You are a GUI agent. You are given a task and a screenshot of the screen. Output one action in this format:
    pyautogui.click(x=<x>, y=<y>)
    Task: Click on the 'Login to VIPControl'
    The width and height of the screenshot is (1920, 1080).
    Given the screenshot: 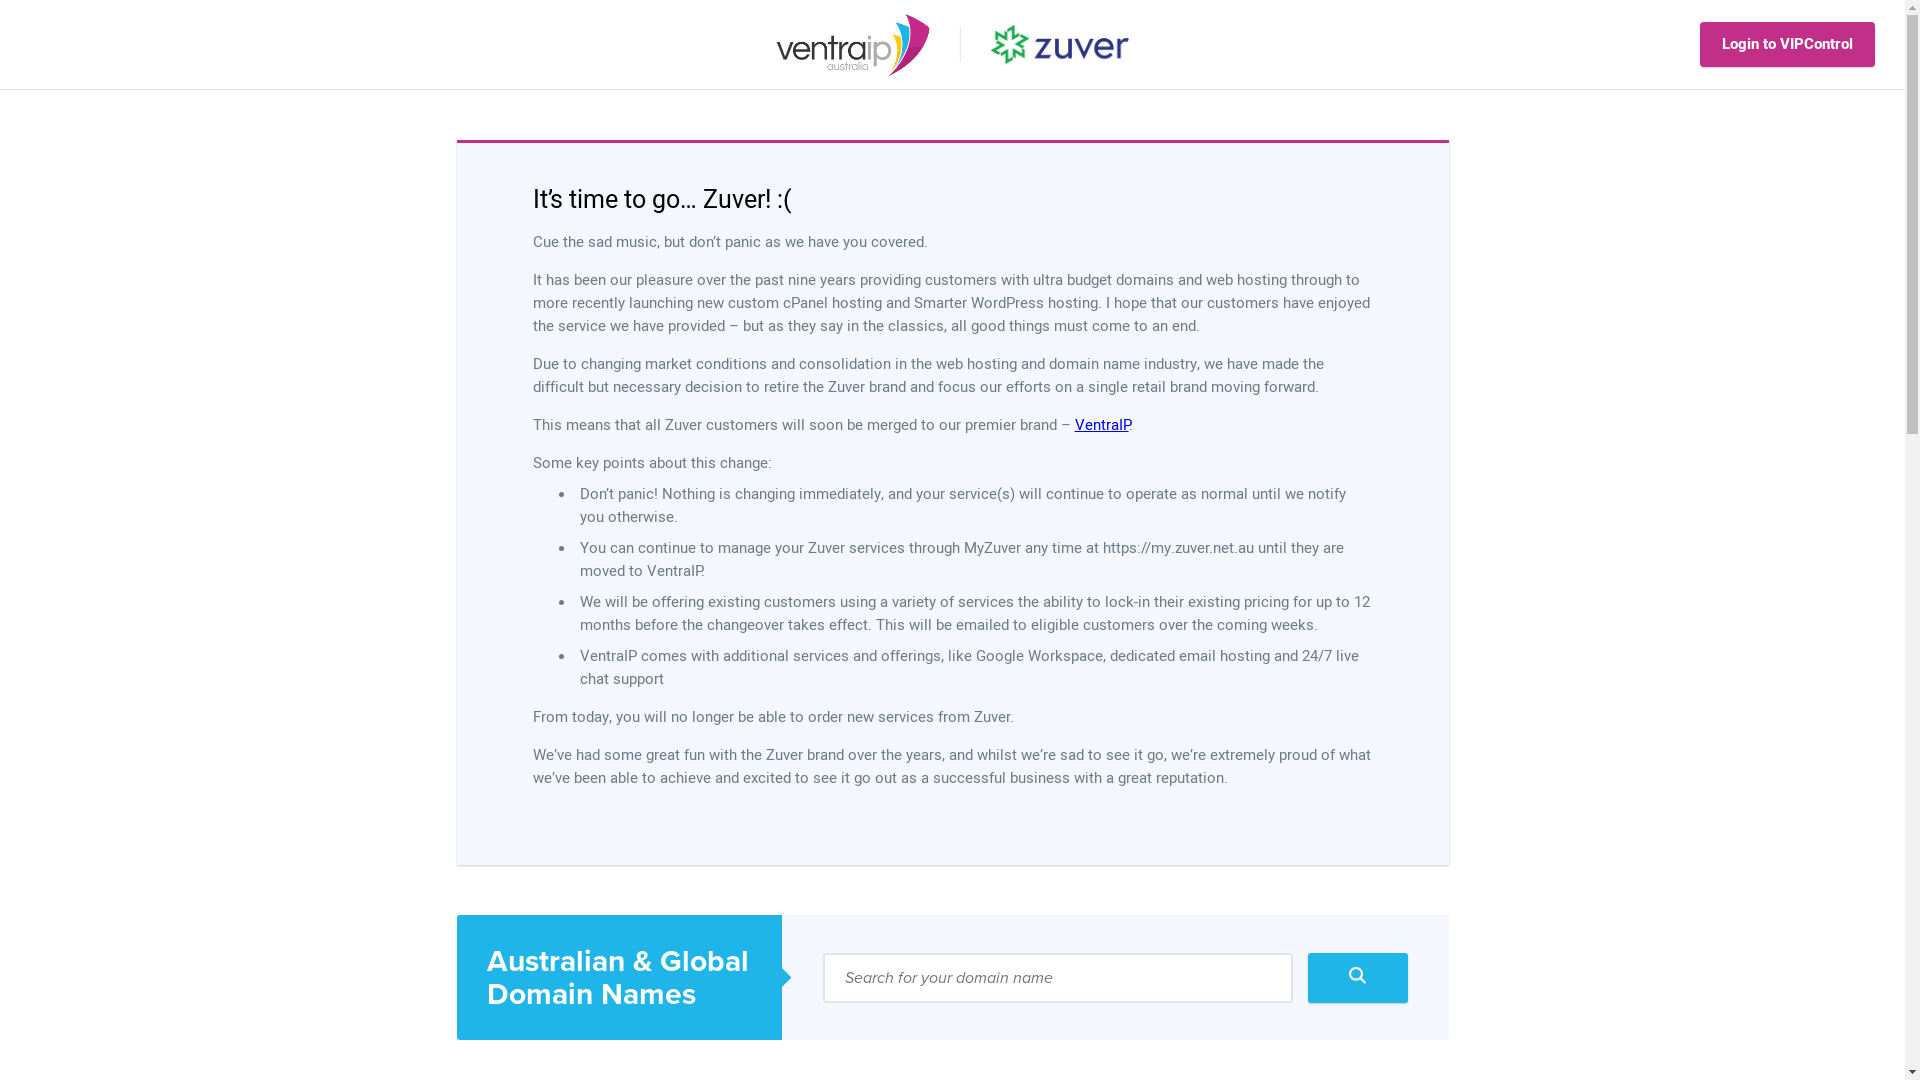 What is the action you would take?
    pyautogui.click(x=1787, y=44)
    